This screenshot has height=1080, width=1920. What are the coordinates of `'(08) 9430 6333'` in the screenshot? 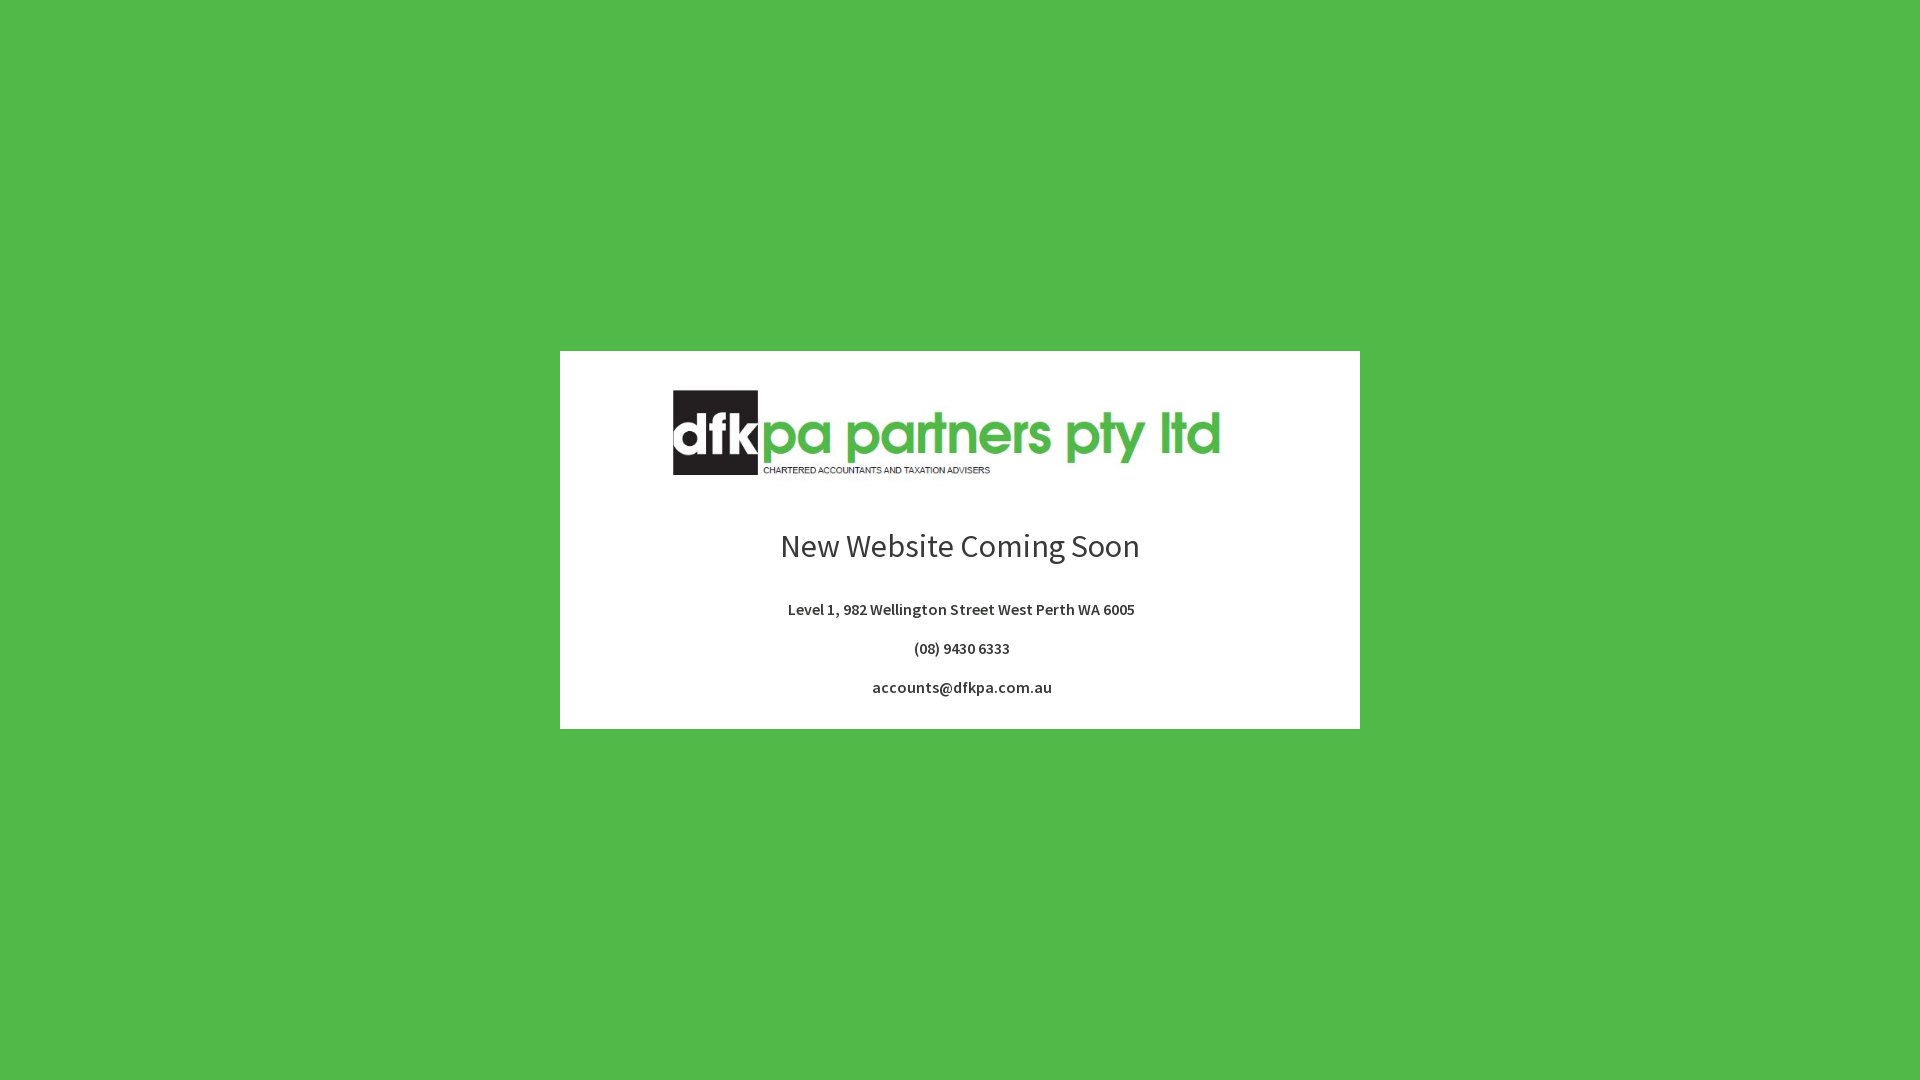 It's located at (958, 648).